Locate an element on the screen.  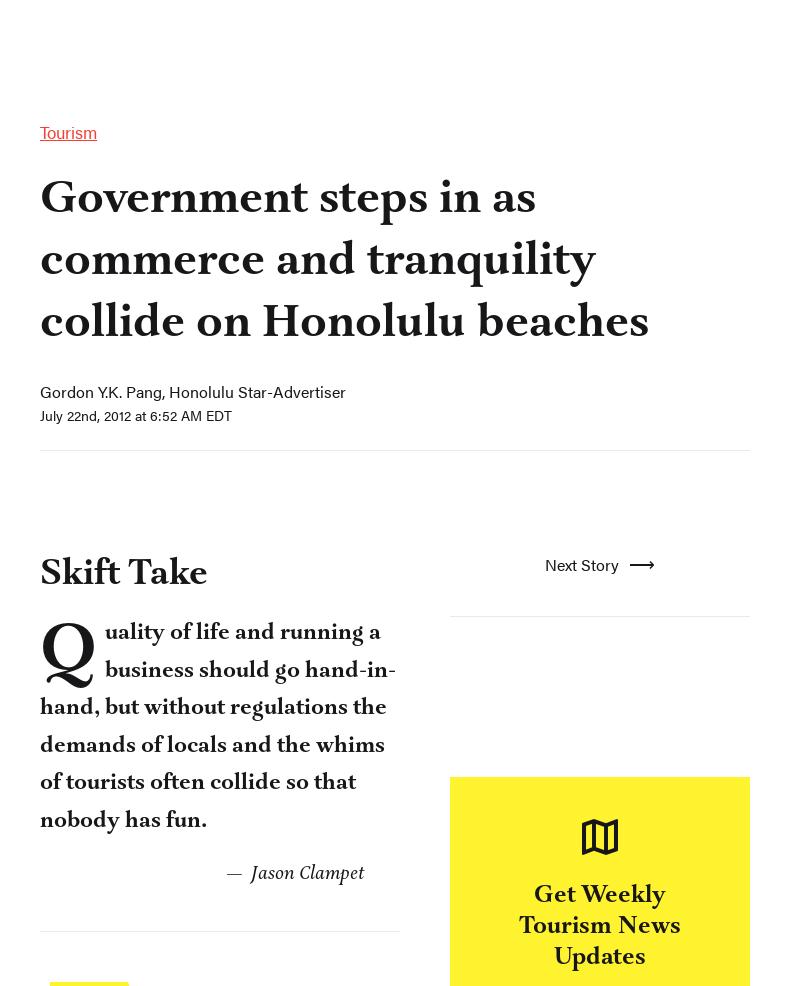
'Gordon Y.K. Pang, Honolulu Star-Advertiser' is located at coordinates (200, 667).